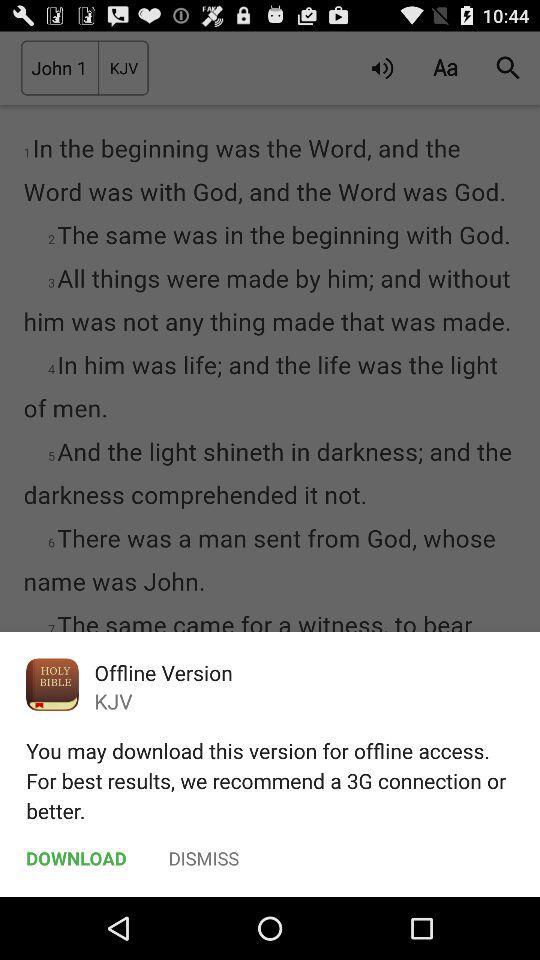  I want to click on the dismiss, so click(203, 857).